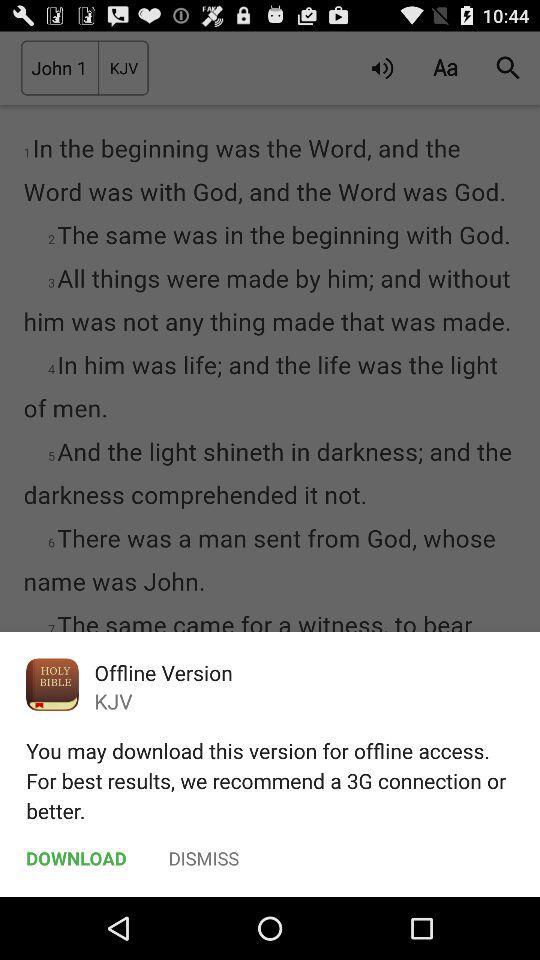  I want to click on the dismiss, so click(203, 857).